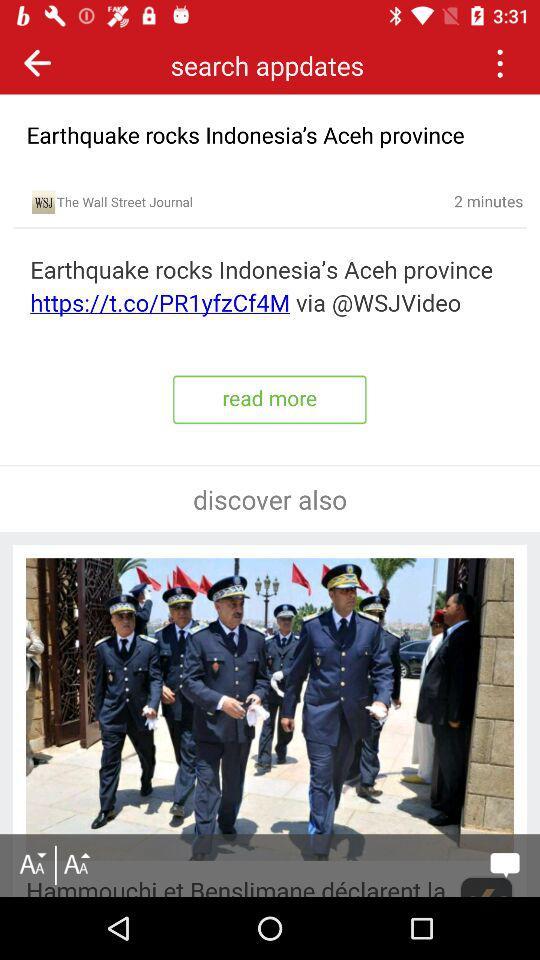 This screenshot has width=540, height=960. Describe the element at coordinates (270, 286) in the screenshot. I see `article` at that location.